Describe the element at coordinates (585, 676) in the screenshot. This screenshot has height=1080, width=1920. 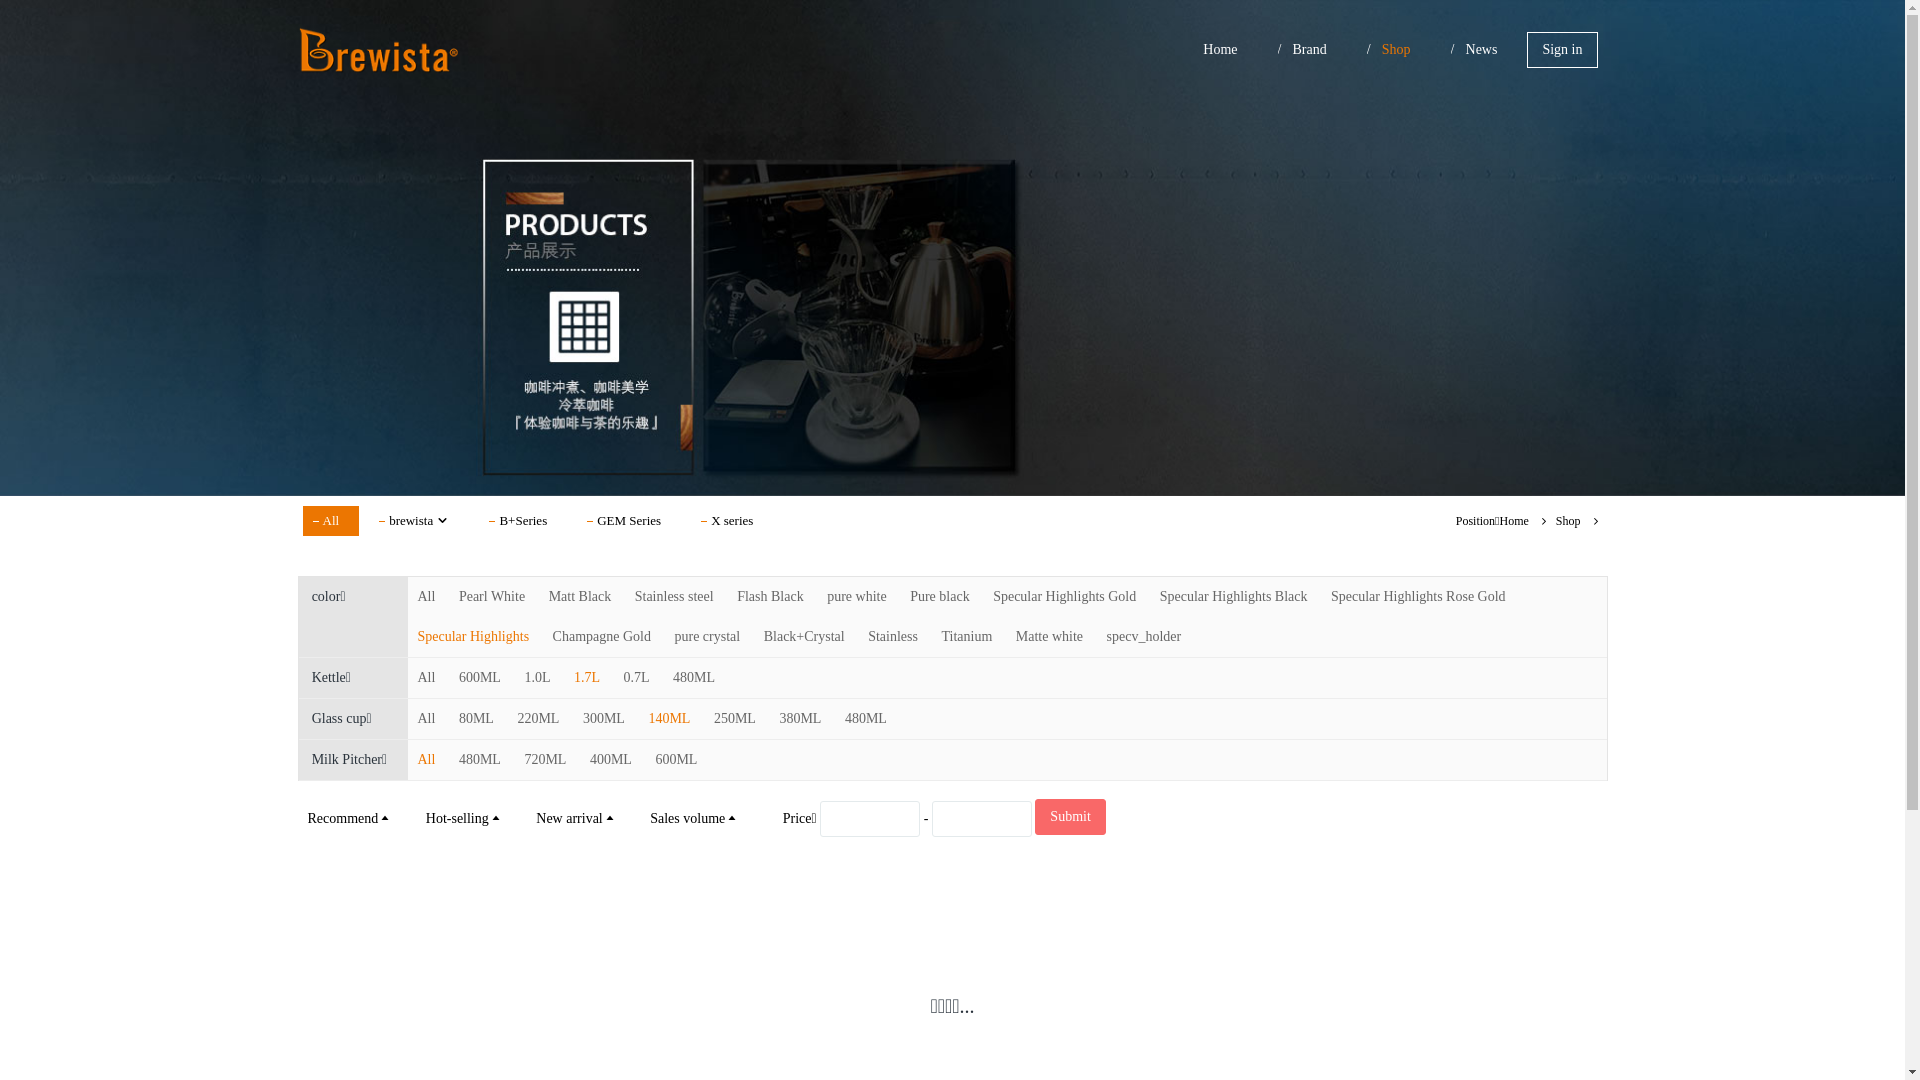
I see `'1.7L'` at that location.